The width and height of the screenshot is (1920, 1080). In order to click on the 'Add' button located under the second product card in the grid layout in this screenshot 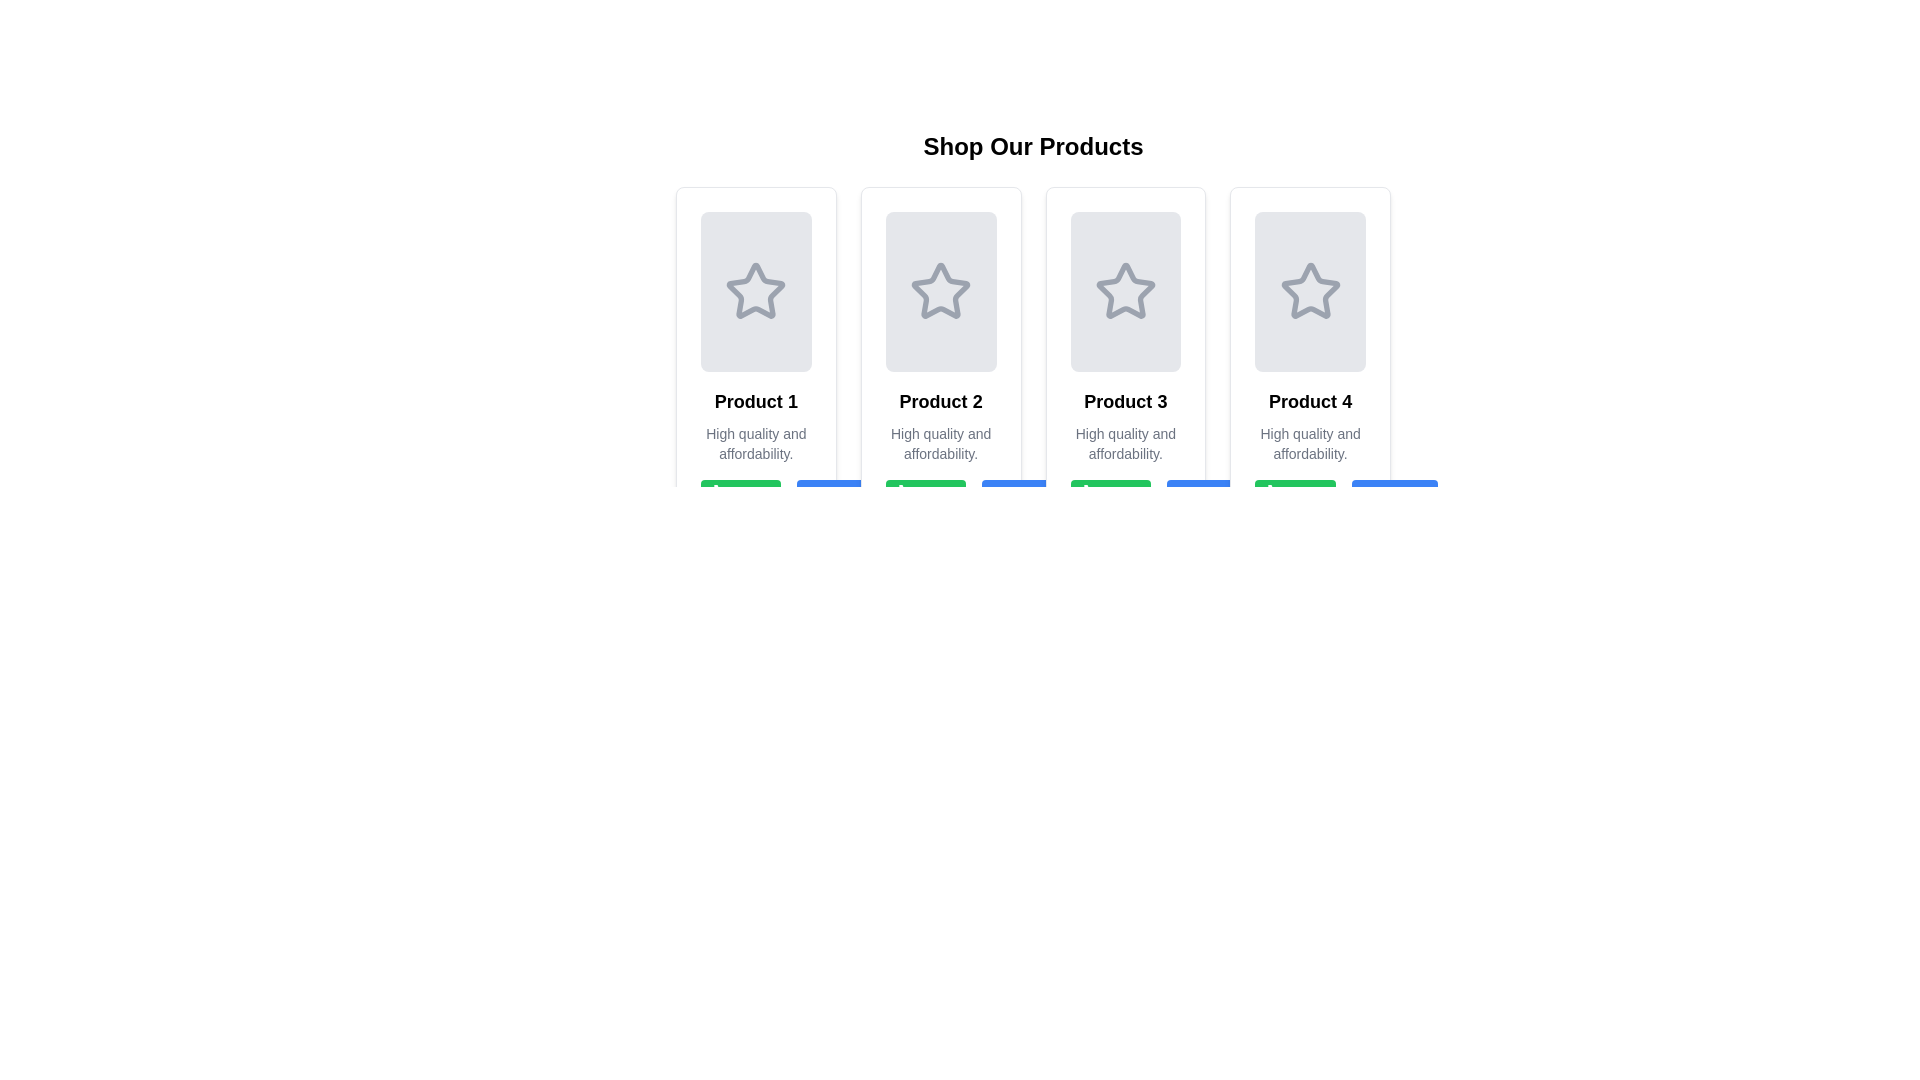, I will do `click(925, 495)`.